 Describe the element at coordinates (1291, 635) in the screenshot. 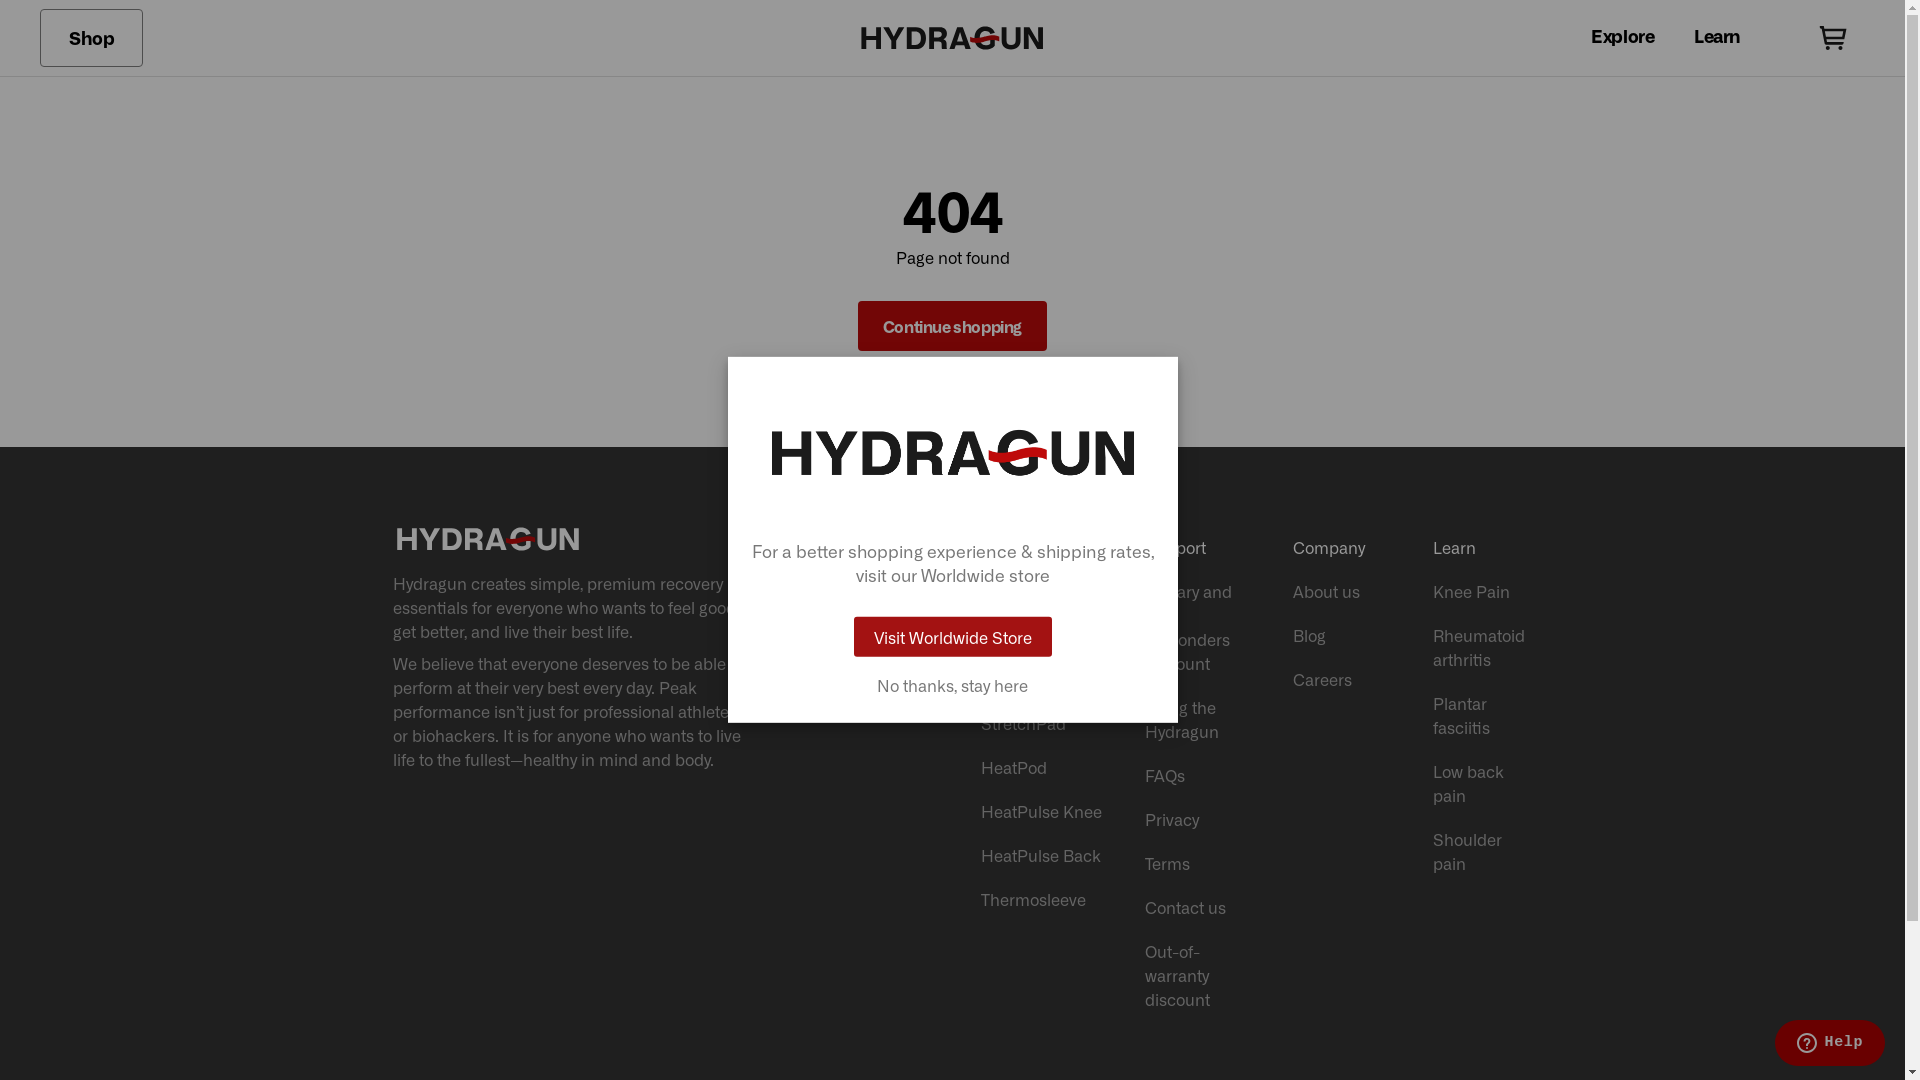

I see `'Blog'` at that location.